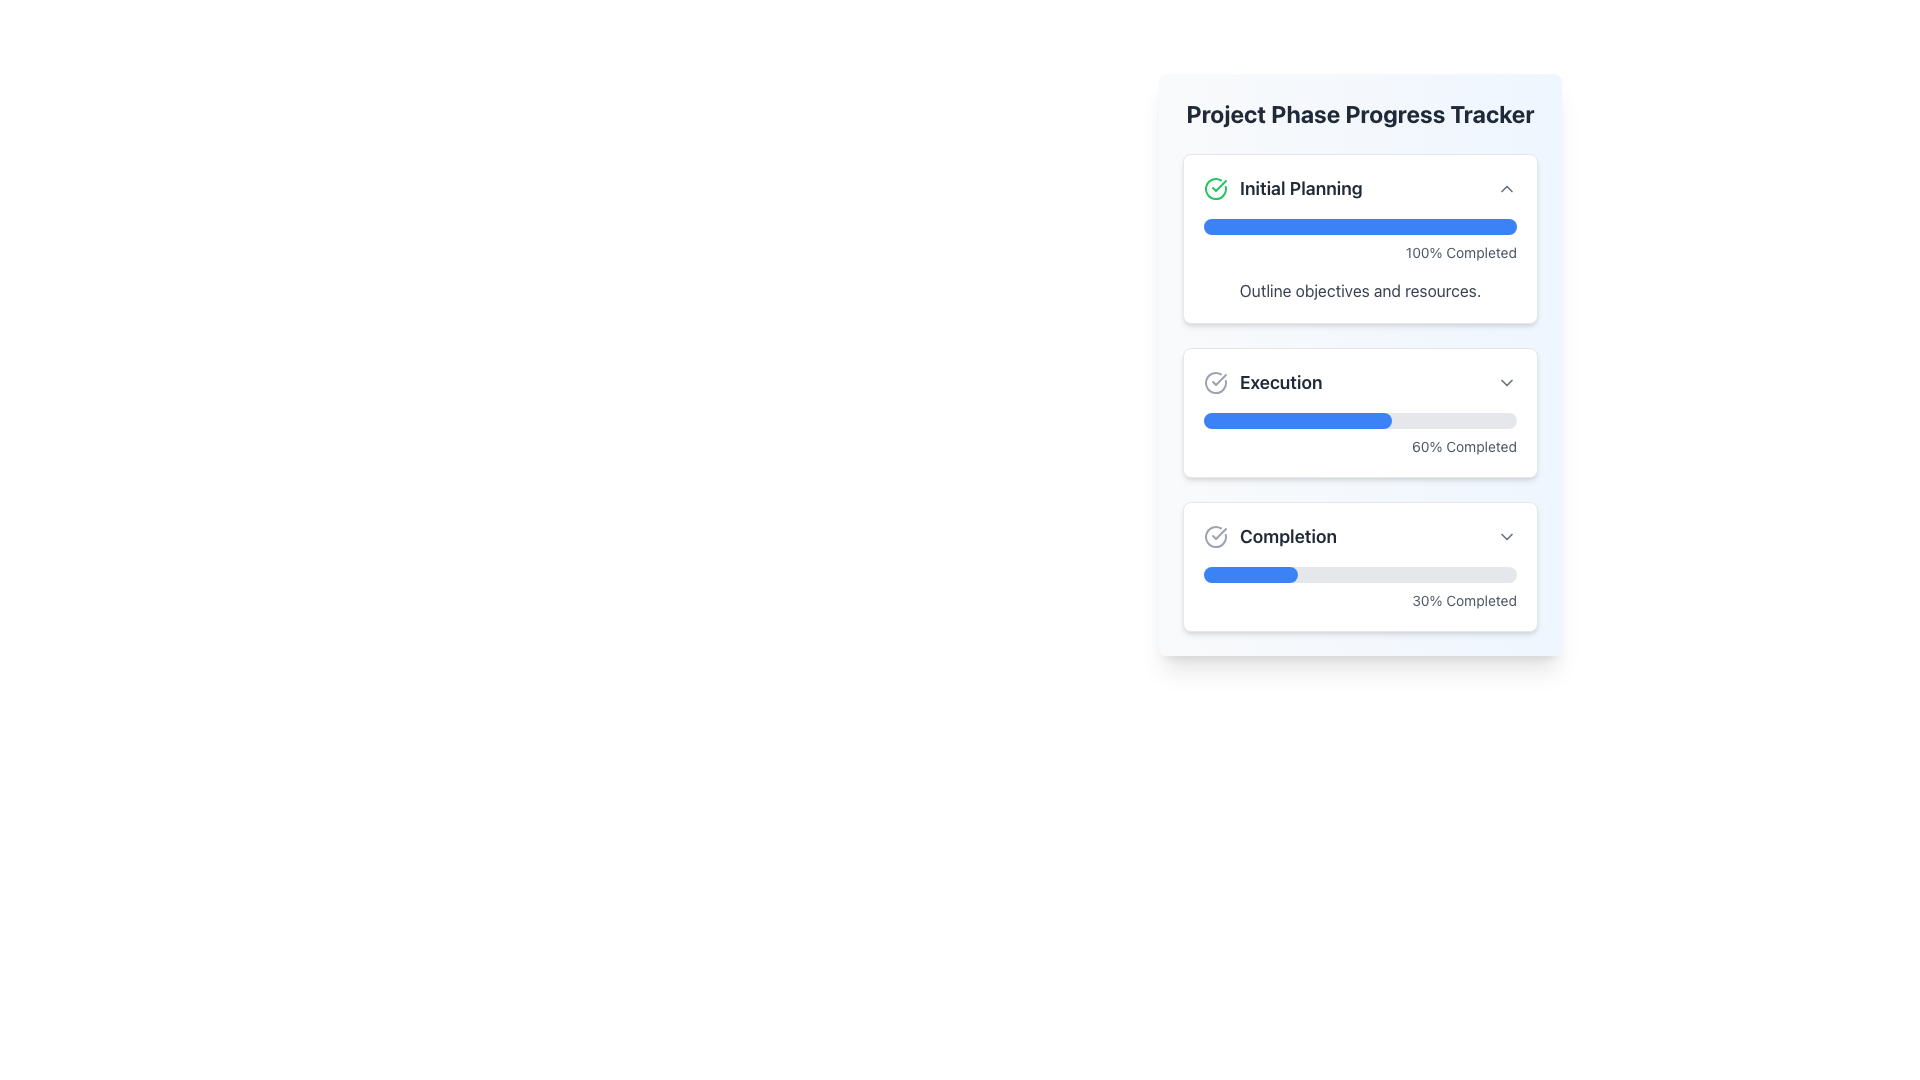 The height and width of the screenshot is (1080, 1920). What do you see at coordinates (1214, 535) in the screenshot?
I see `the completion status indicator icon located to the left of the 'Completion' section label in the progress tracker interface` at bounding box center [1214, 535].